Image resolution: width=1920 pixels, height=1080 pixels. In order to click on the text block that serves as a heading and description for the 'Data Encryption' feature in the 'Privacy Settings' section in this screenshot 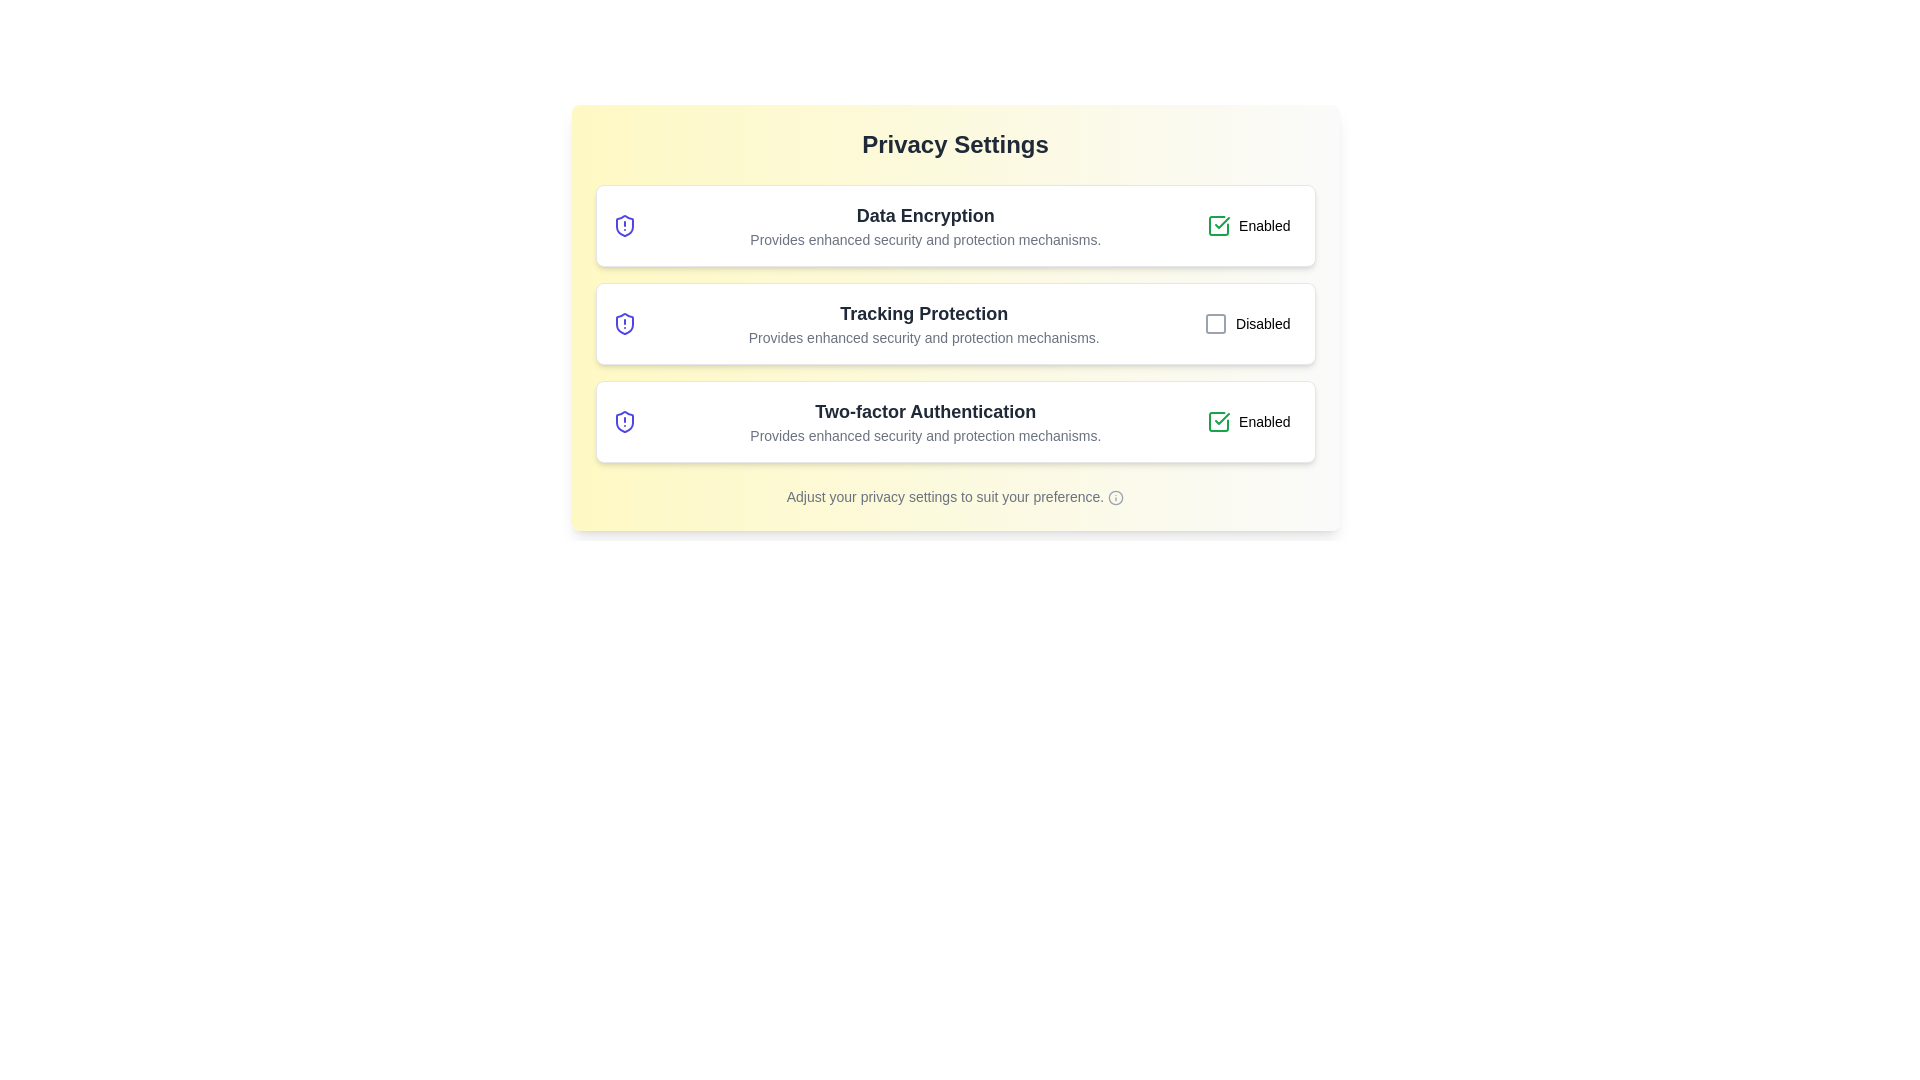, I will do `click(924, 225)`.